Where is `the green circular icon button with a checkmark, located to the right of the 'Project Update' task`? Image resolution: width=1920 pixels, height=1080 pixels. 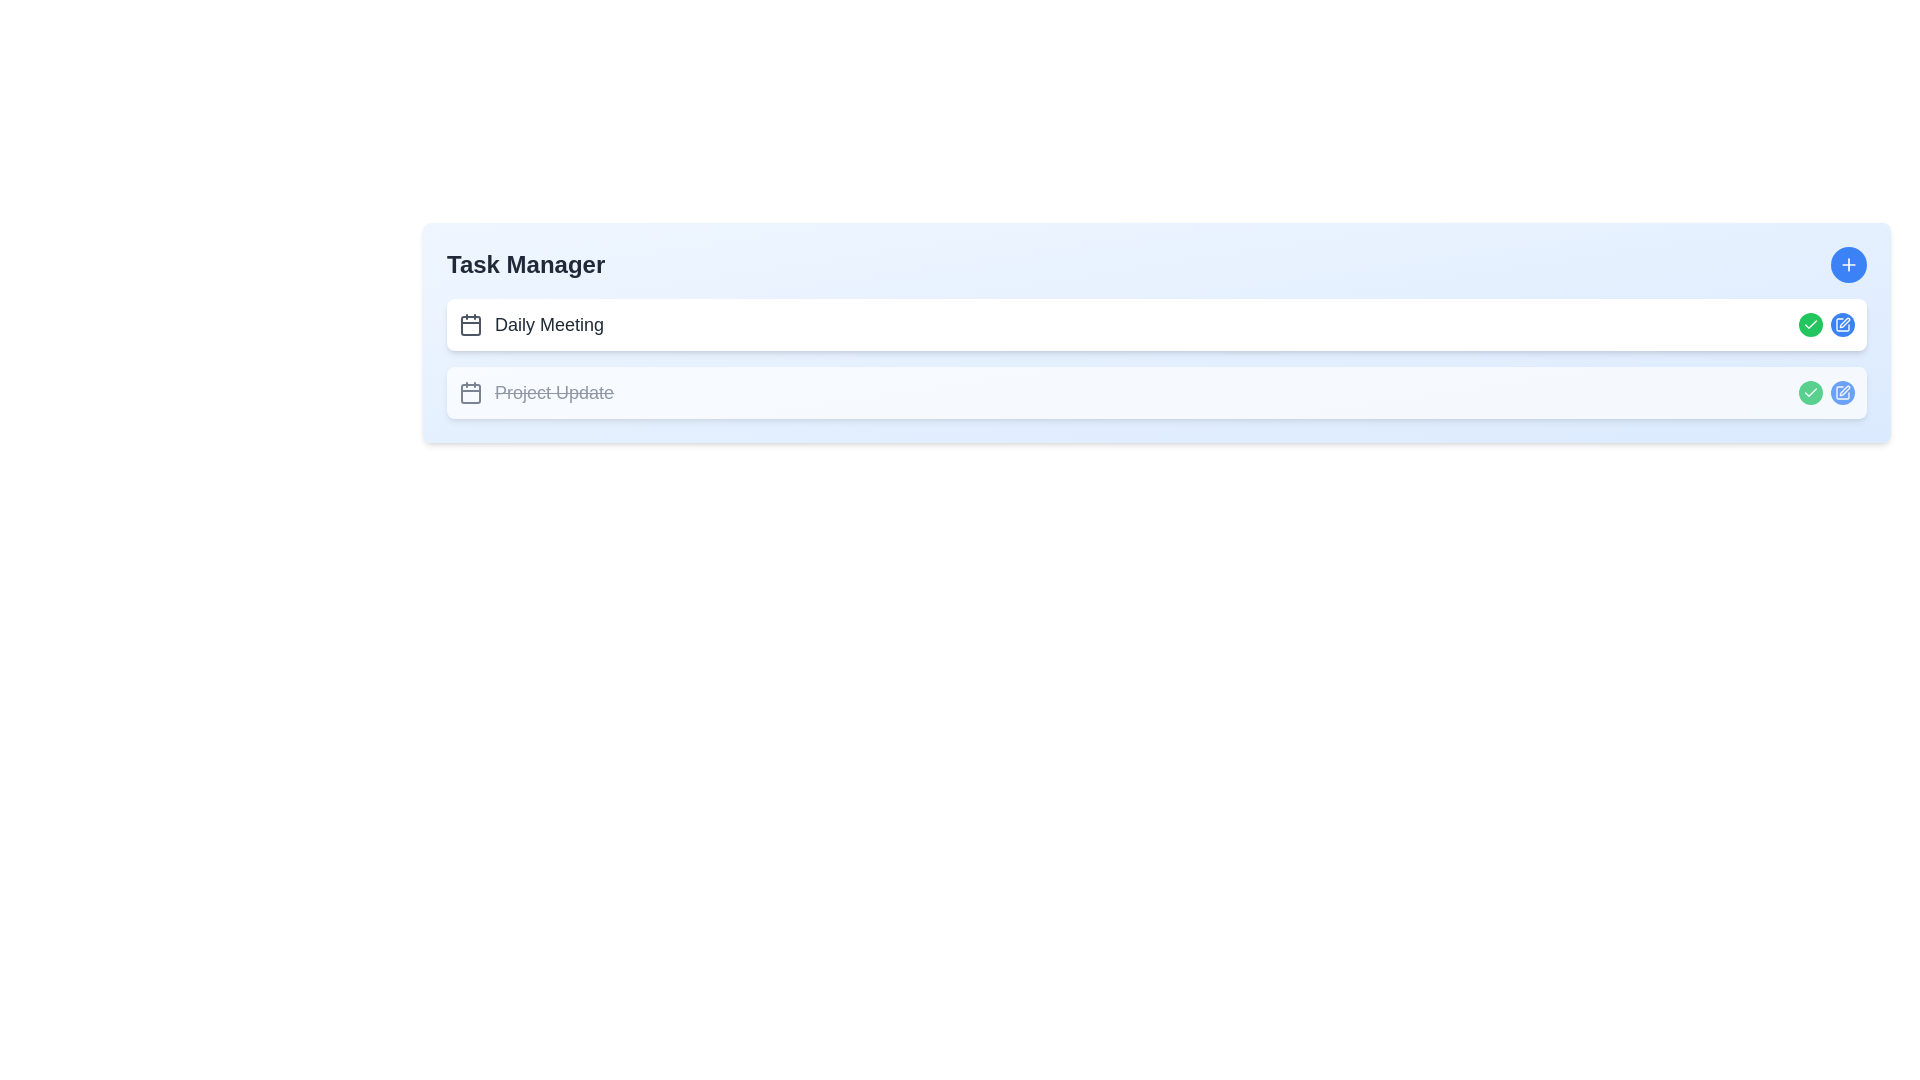 the green circular icon button with a checkmark, located to the right of the 'Project Update' task is located at coordinates (1810, 323).